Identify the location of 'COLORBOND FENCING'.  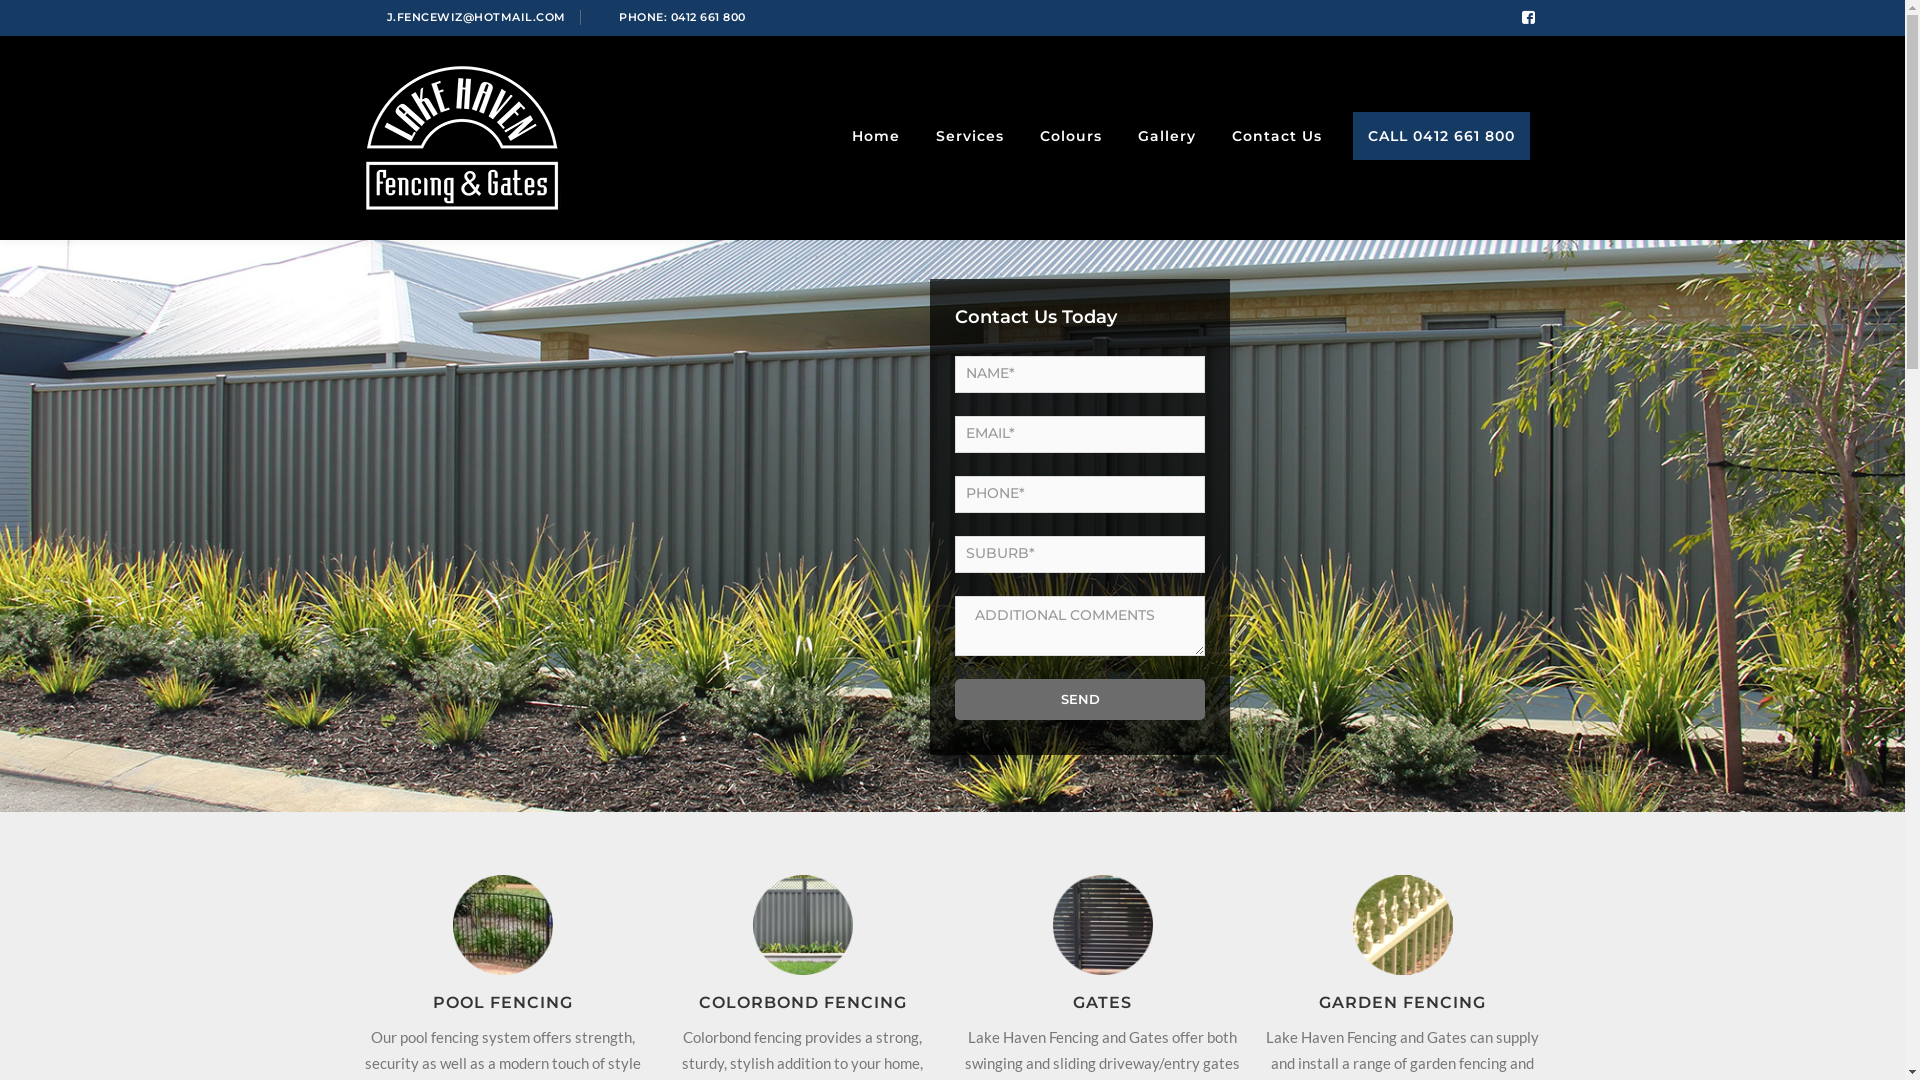
(801, 1002).